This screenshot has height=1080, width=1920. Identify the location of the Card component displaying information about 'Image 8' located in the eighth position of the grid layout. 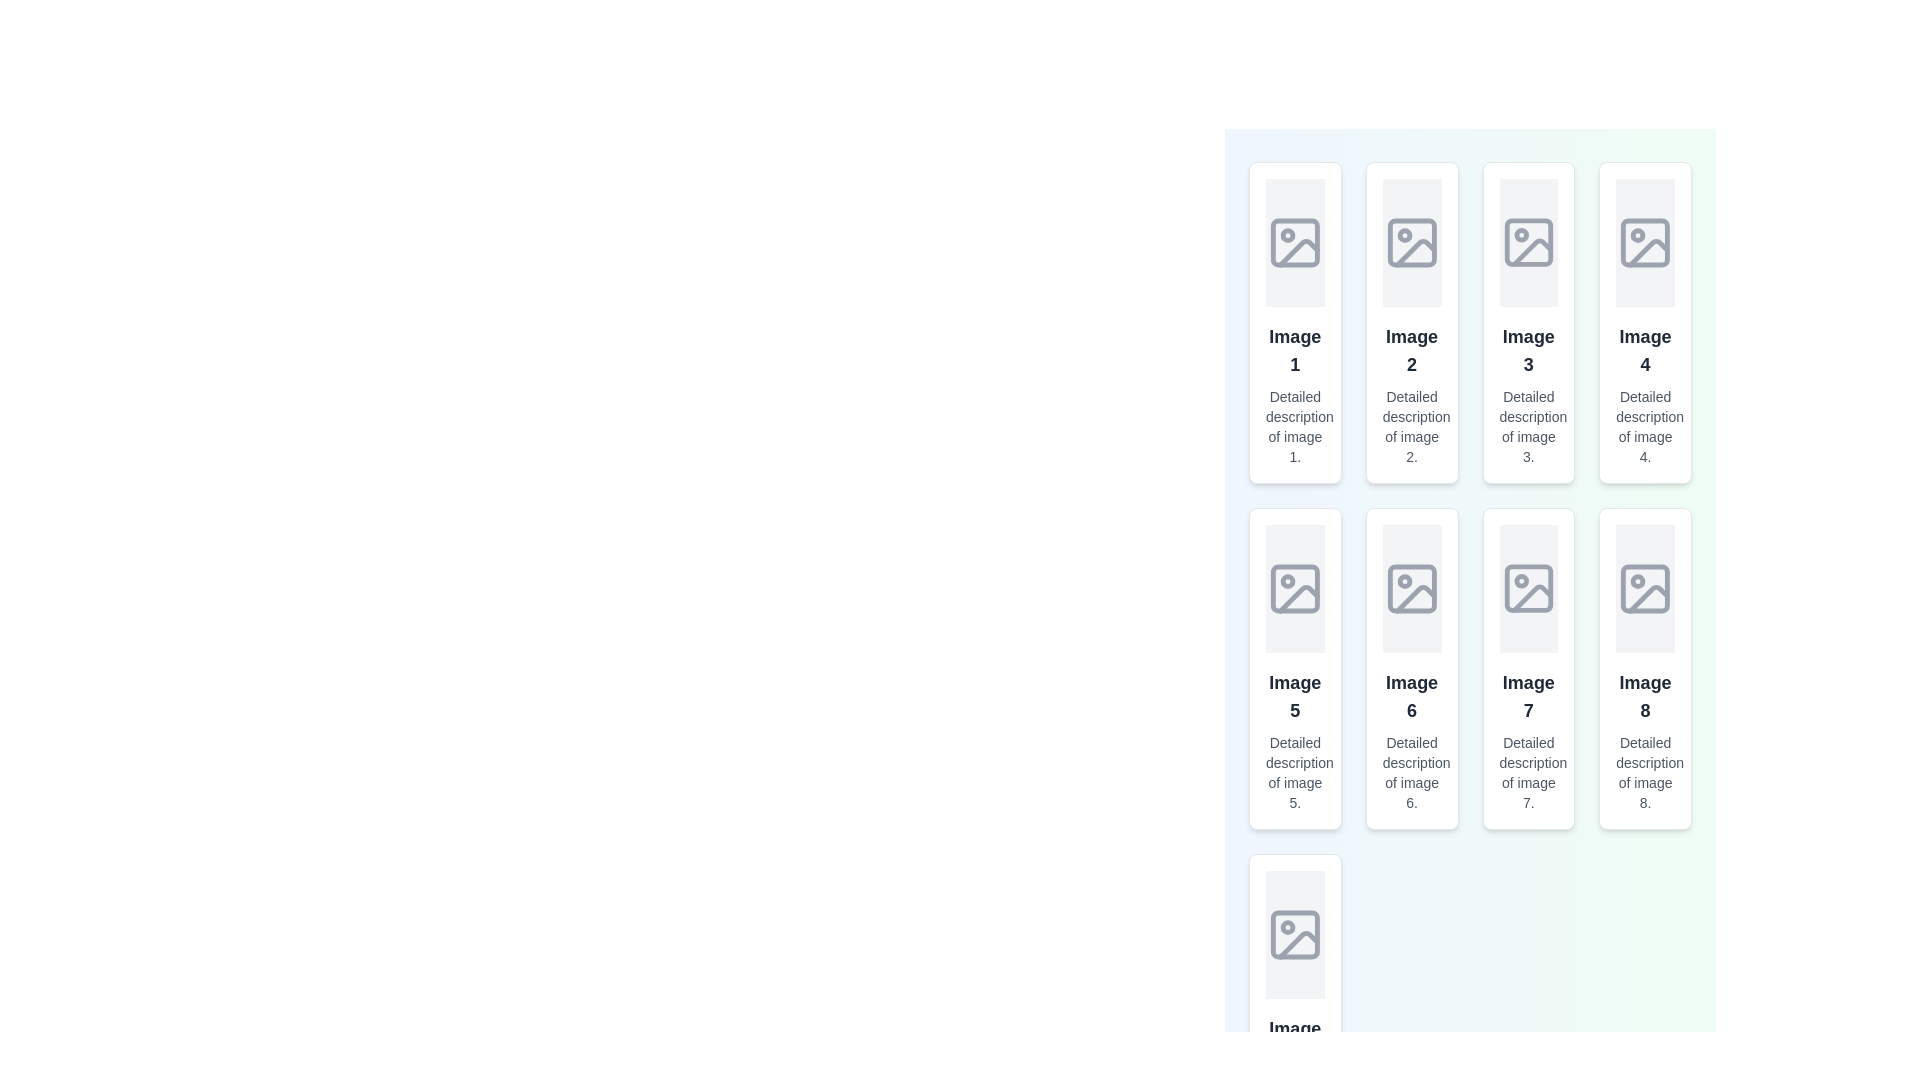
(1645, 668).